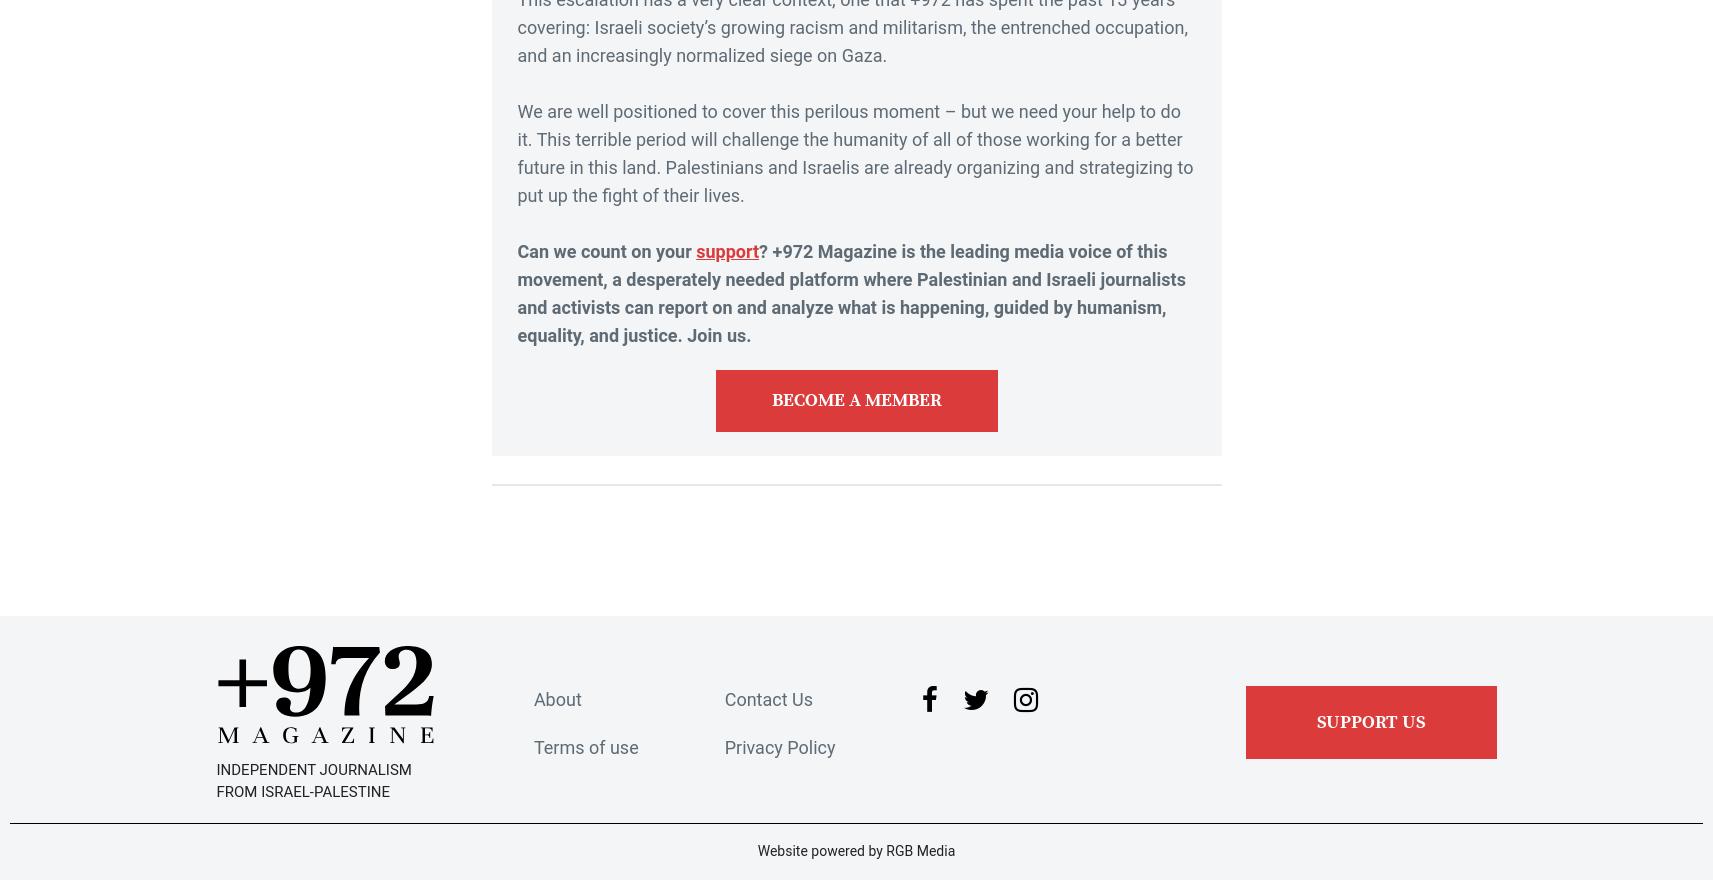 The image size is (1713, 880). I want to click on 'FROM ISRAEL-PALESTINE', so click(302, 792).